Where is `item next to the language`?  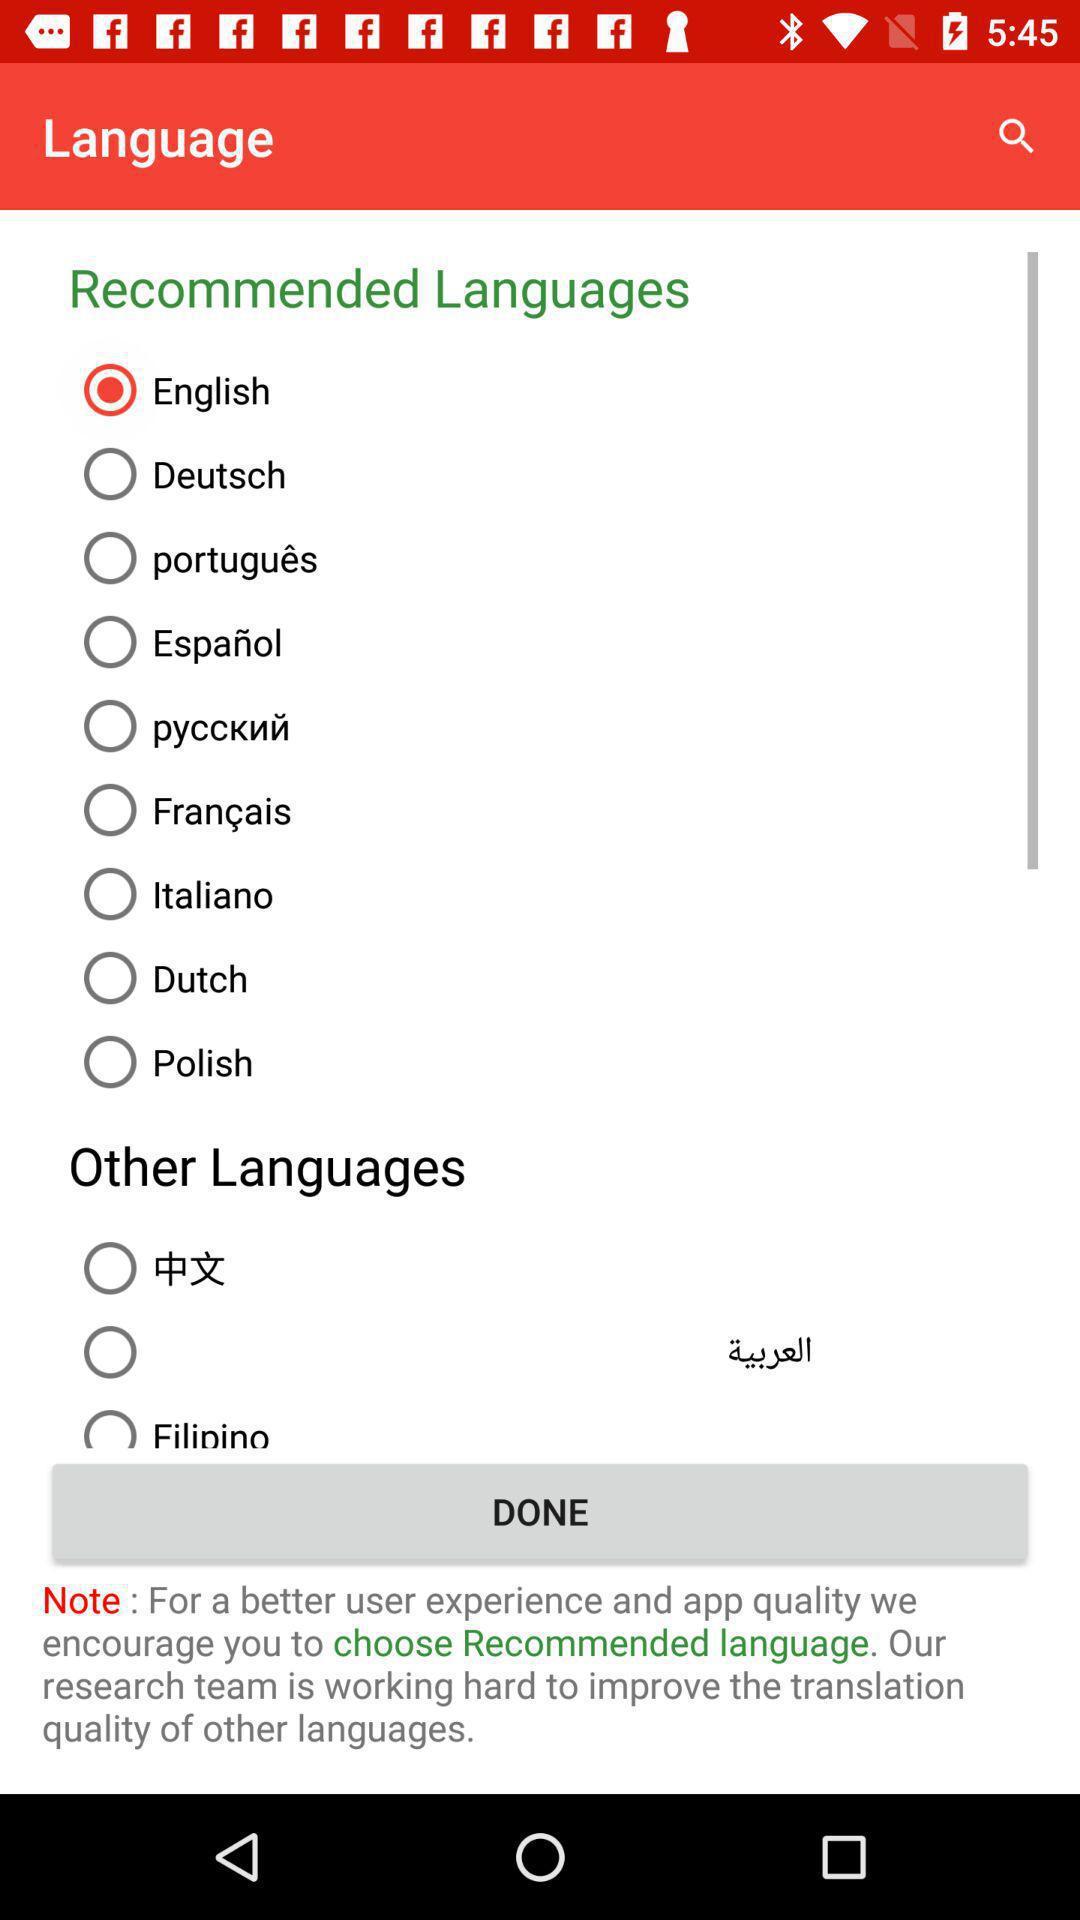
item next to the language is located at coordinates (1017, 135).